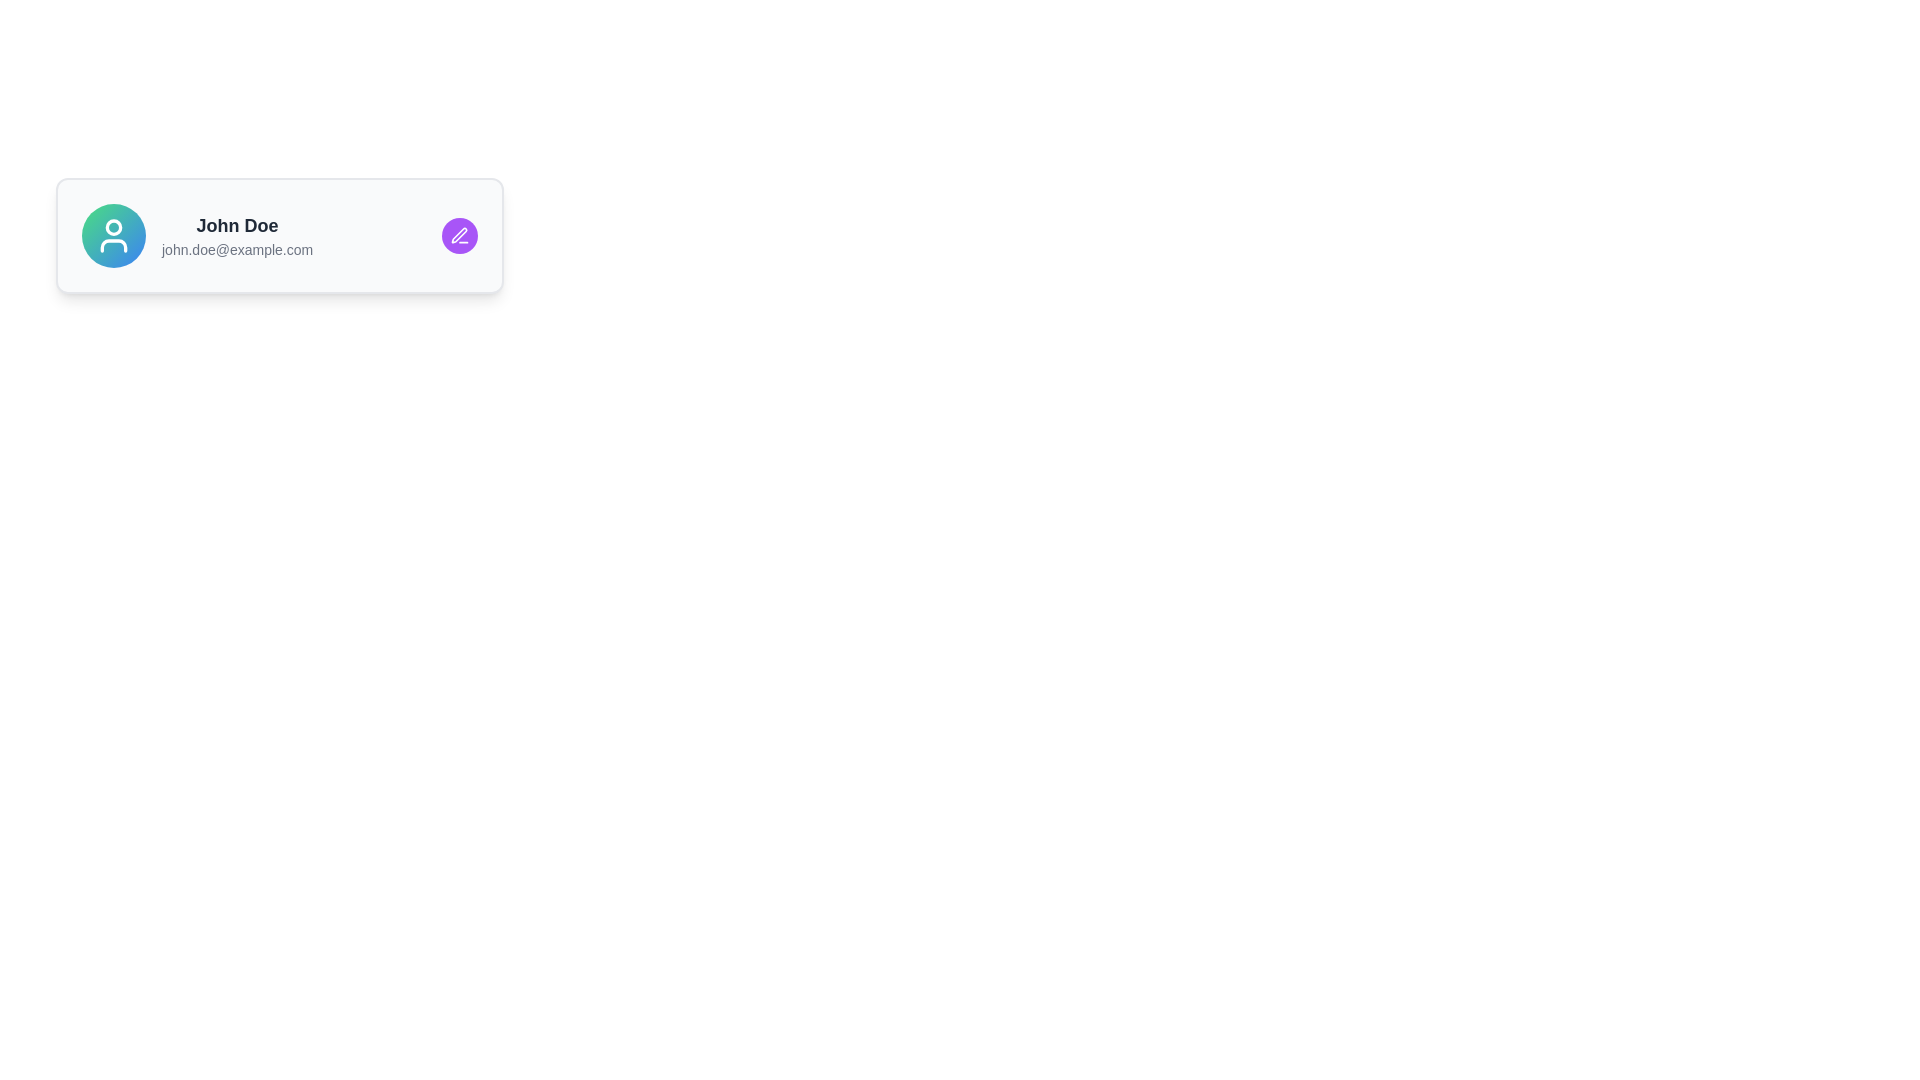 The image size is (1920, 1080). Describe the element at coordinates (278, 234) in the screenshot. I see `the bolded name 'John Doe' in the Profile Card` at that location.